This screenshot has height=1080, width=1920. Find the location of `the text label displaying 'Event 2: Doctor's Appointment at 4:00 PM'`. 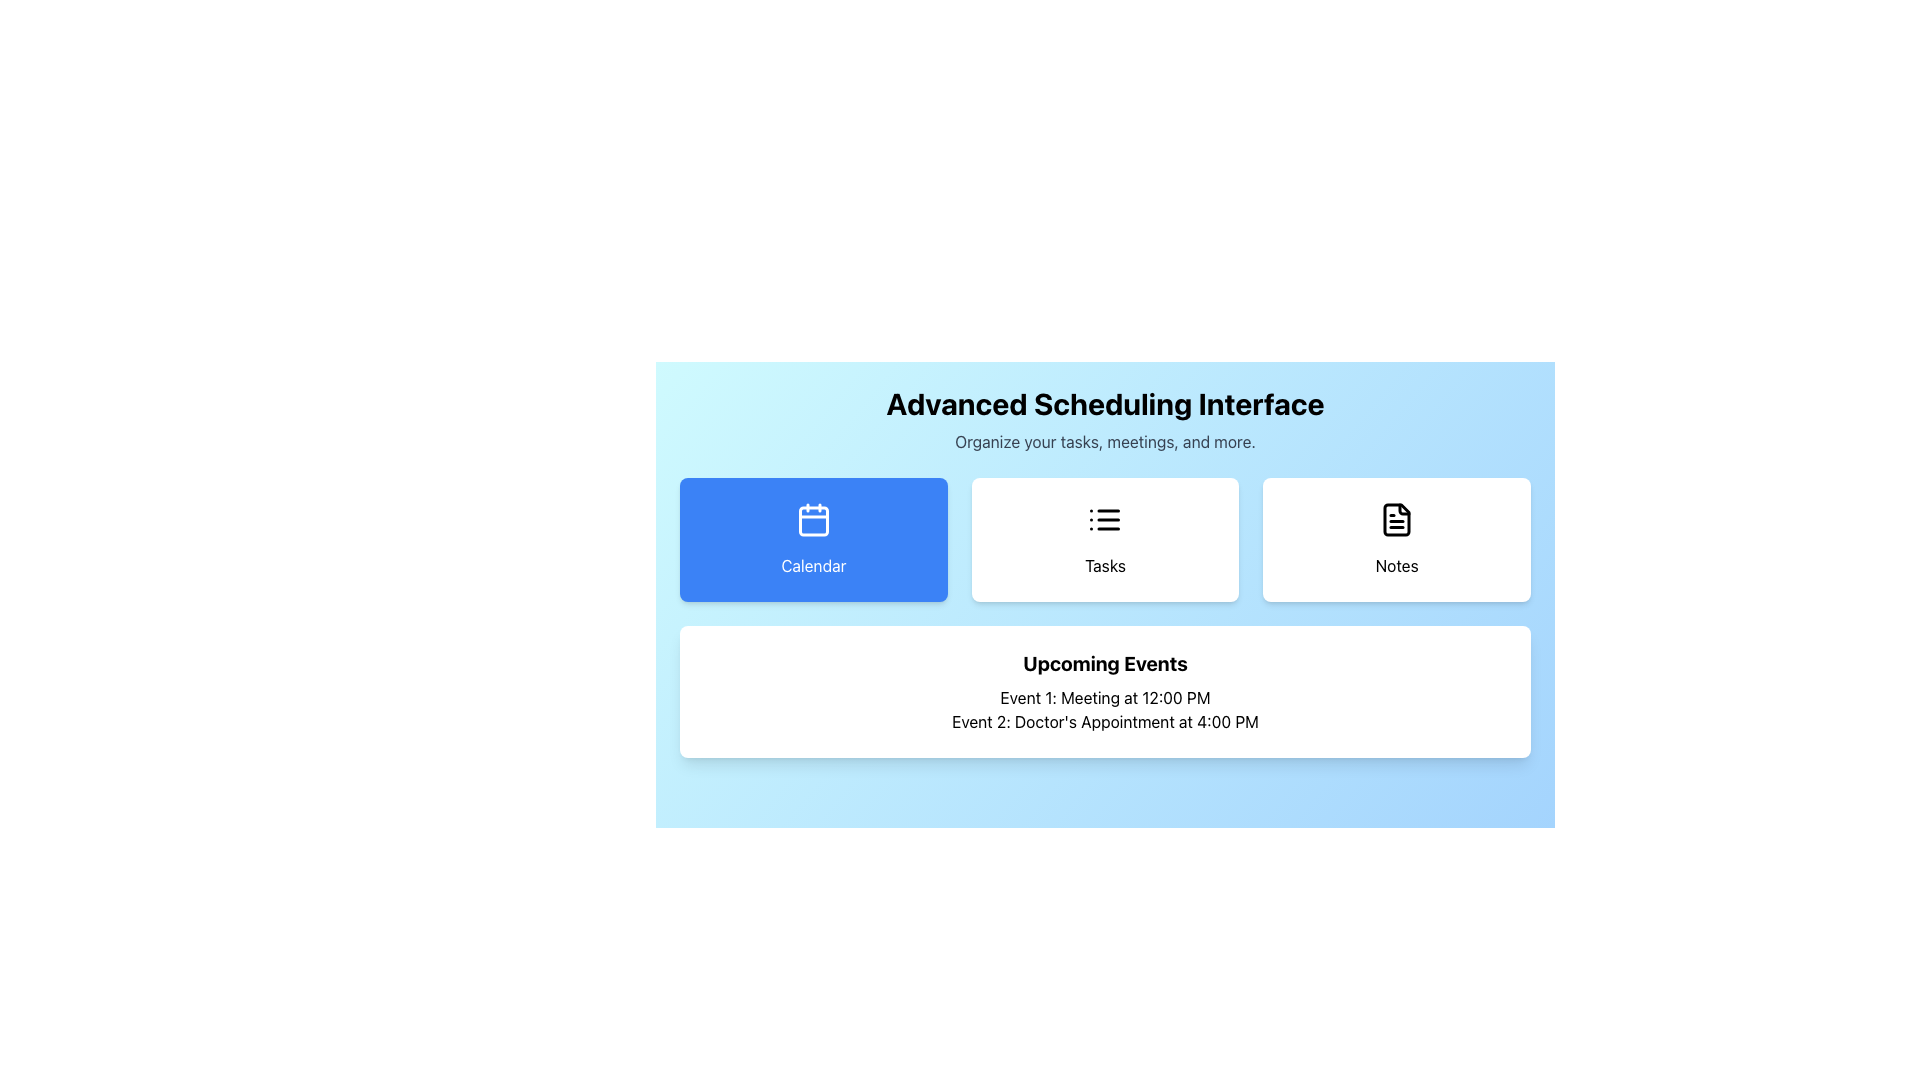

the text label displaying 'Event 2: Doctor's Appointment at 4:00 PM' is located at coordinates (1104, 721).